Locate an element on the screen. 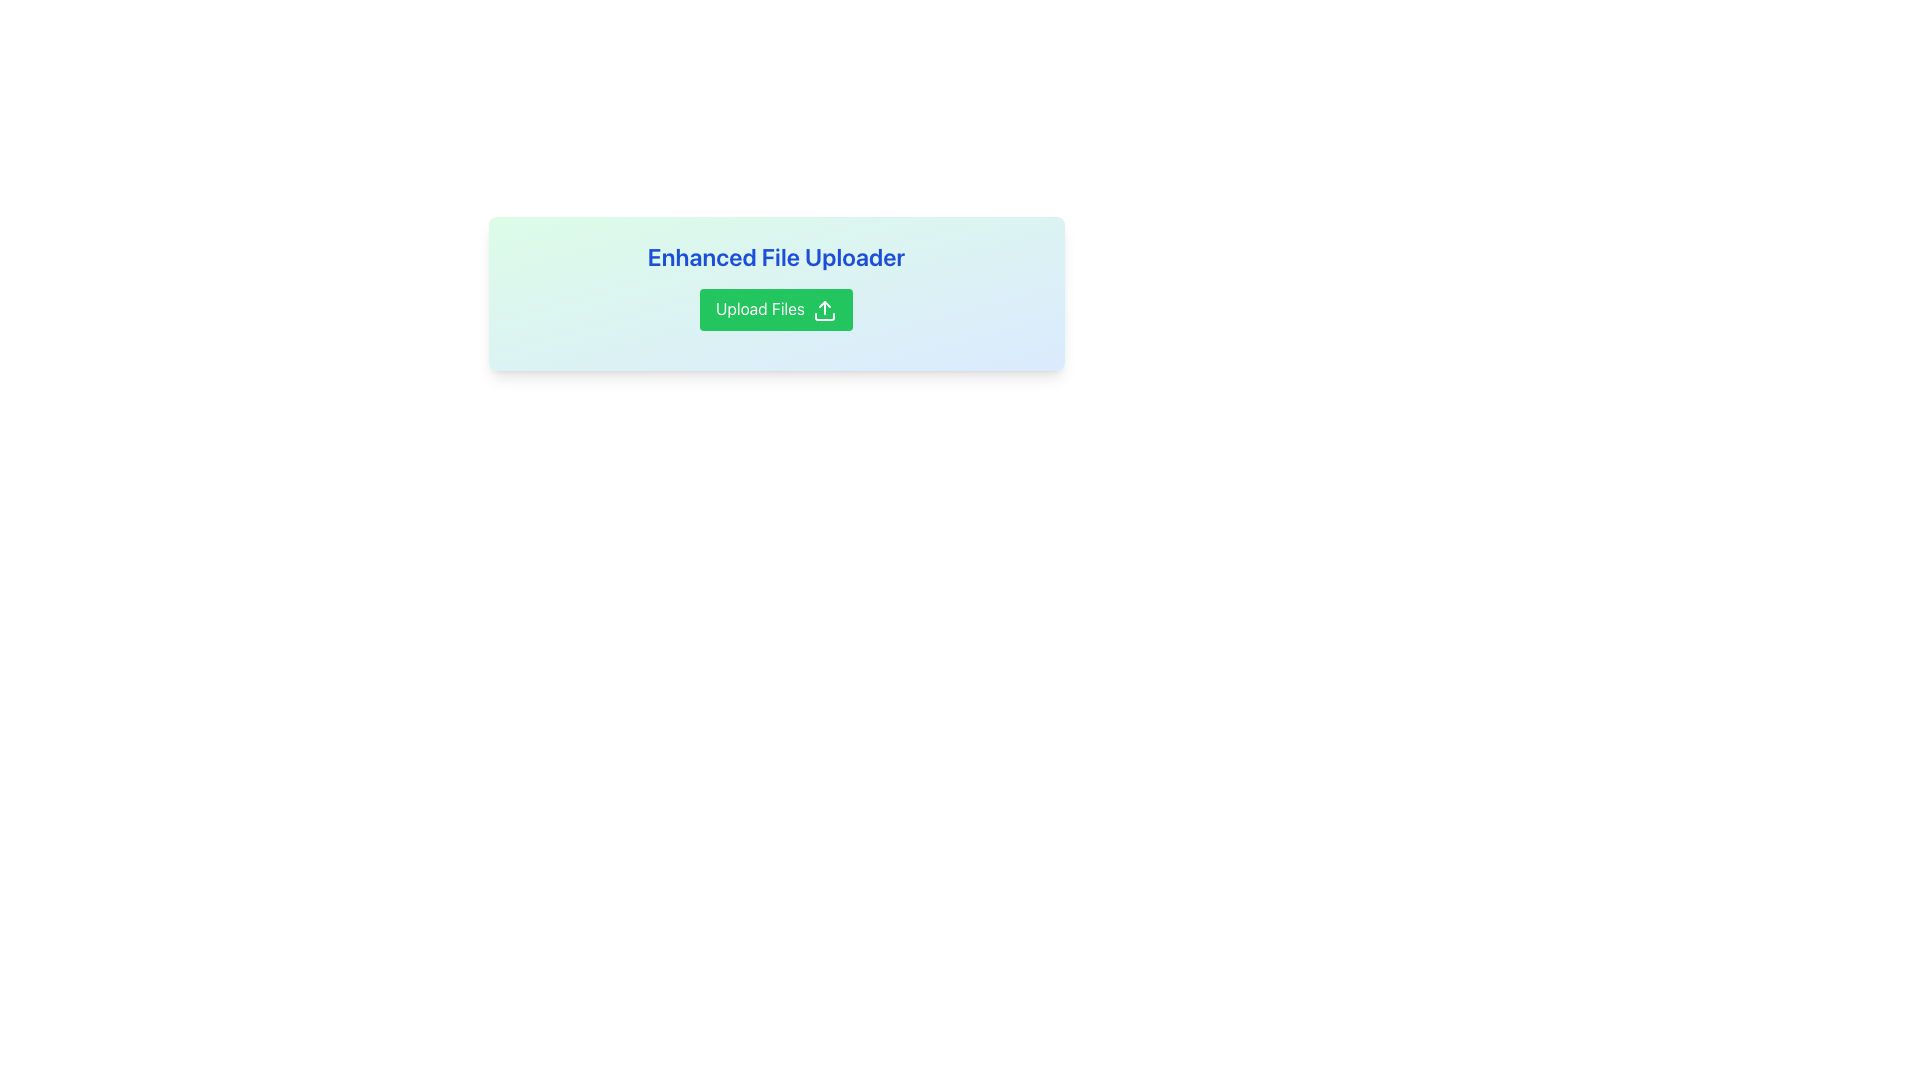 This screenshot has width=1920, height=1080. the upload icon located within the green button labeled 'Upload Files', which features an outlined upward arrow and a semi-circular base is located at coordinates (825, 310).